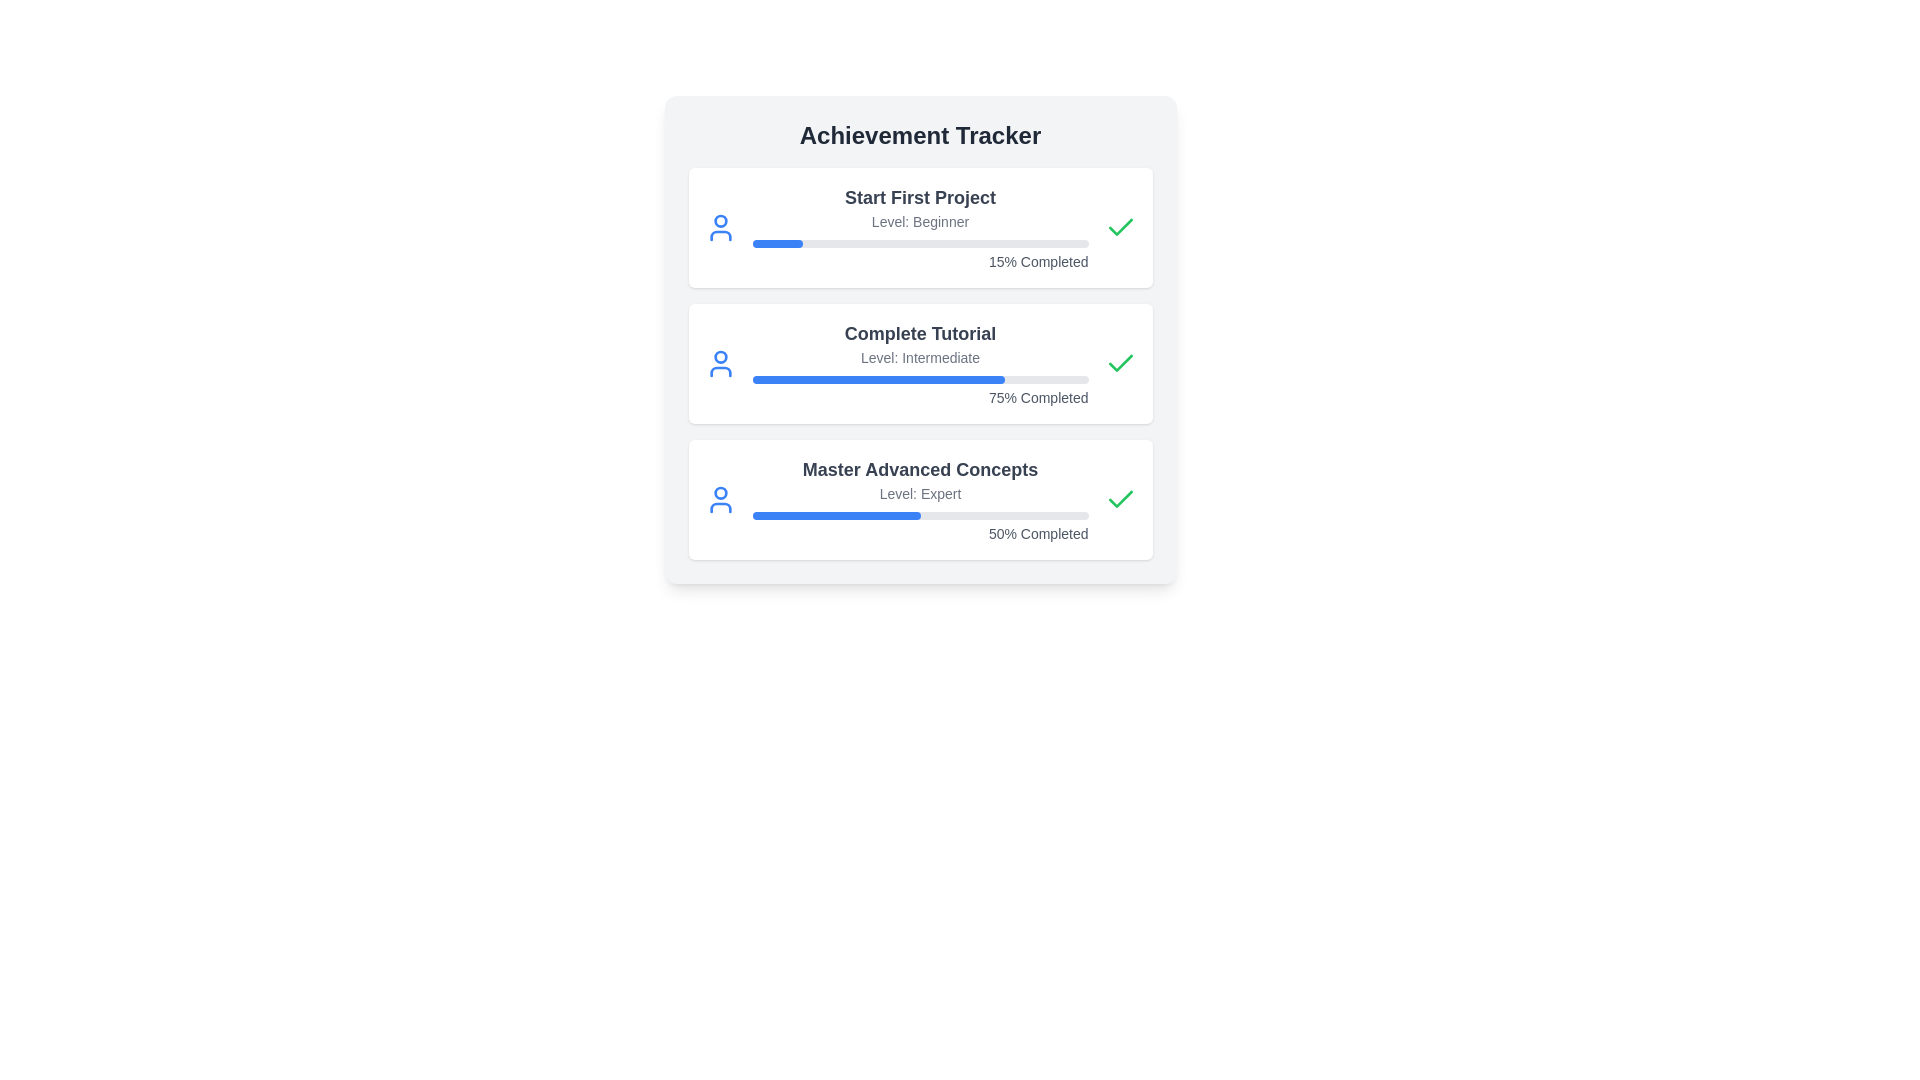  What do you see at coordinates (919, 493) in the screenshot?
I see `the static informational text label indicating the difficulty level, located below the header 'Master Advanced Concepts' and above the progress bar` at bounding box center [919, 493].